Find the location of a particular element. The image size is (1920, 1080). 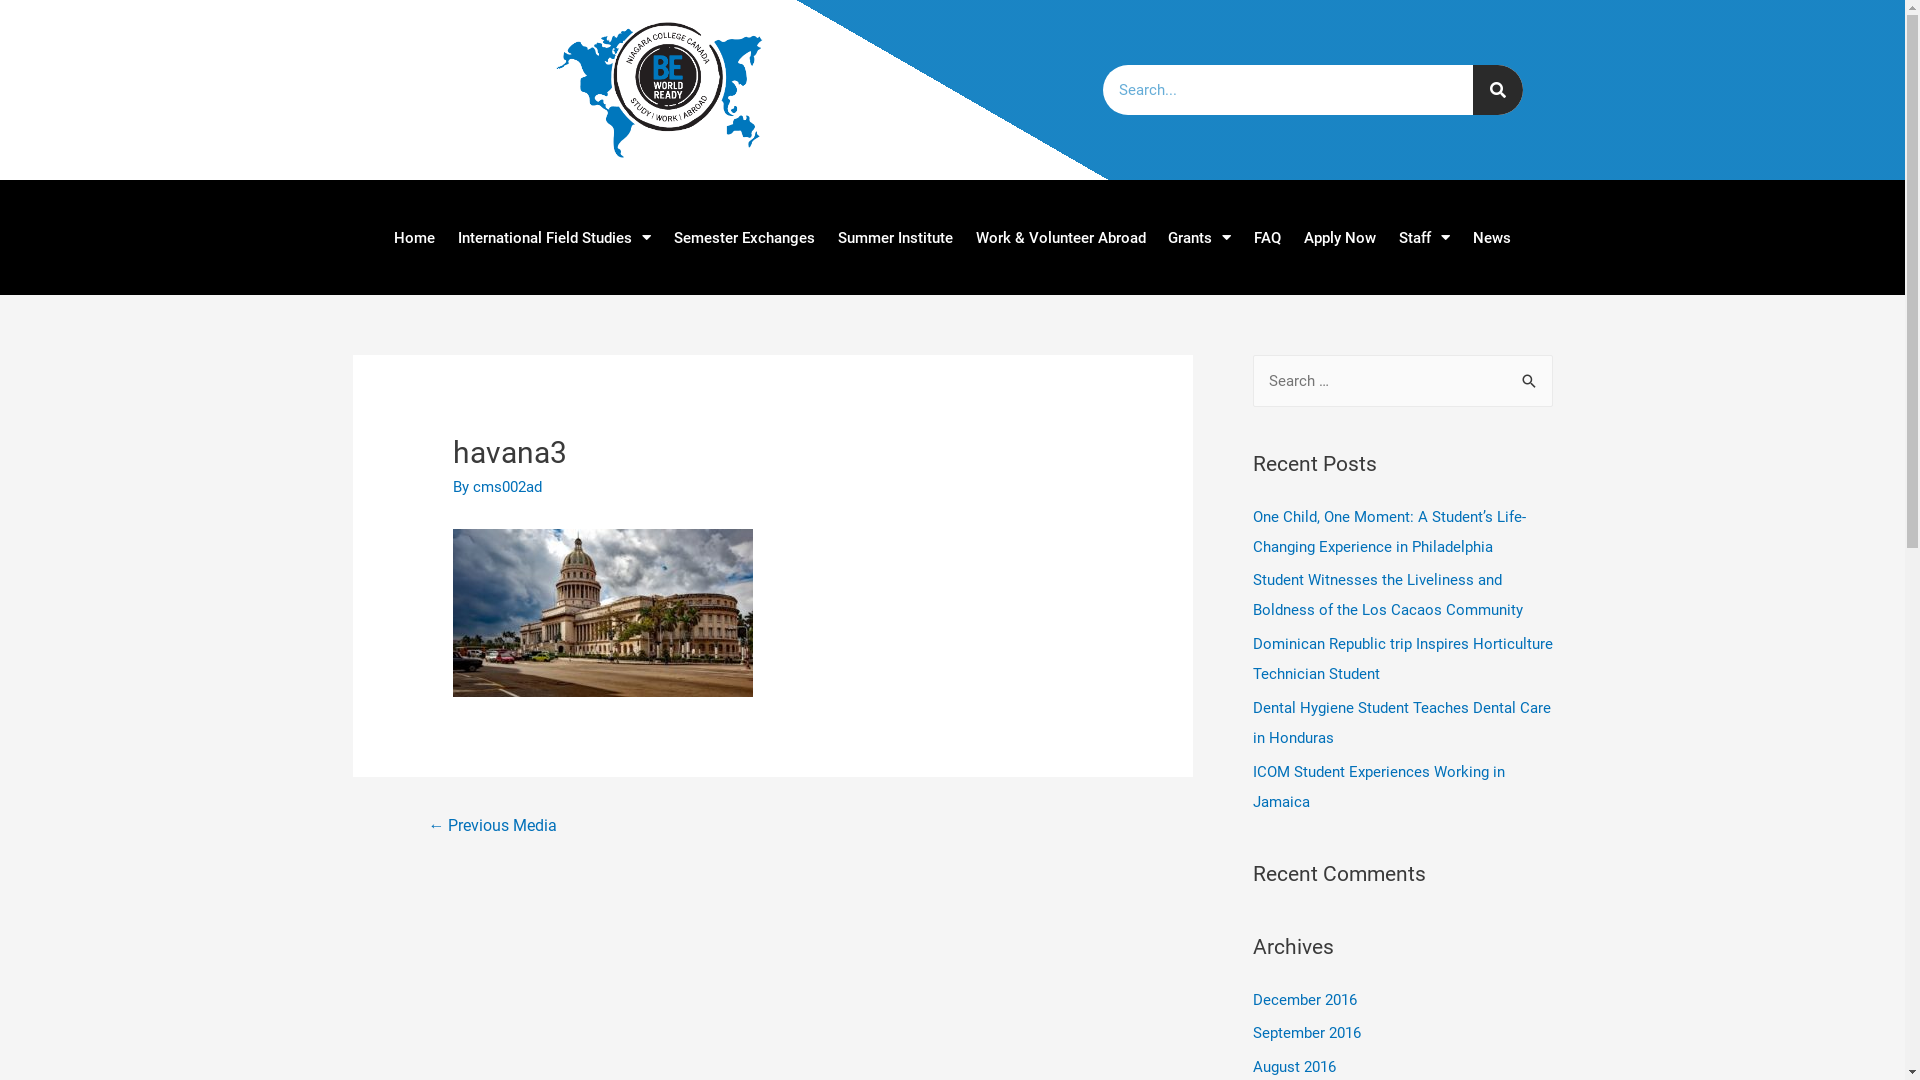

'Dental Hygiene Student Teaches Dental Care in Honduras' is located at coordinates (1400, 722).